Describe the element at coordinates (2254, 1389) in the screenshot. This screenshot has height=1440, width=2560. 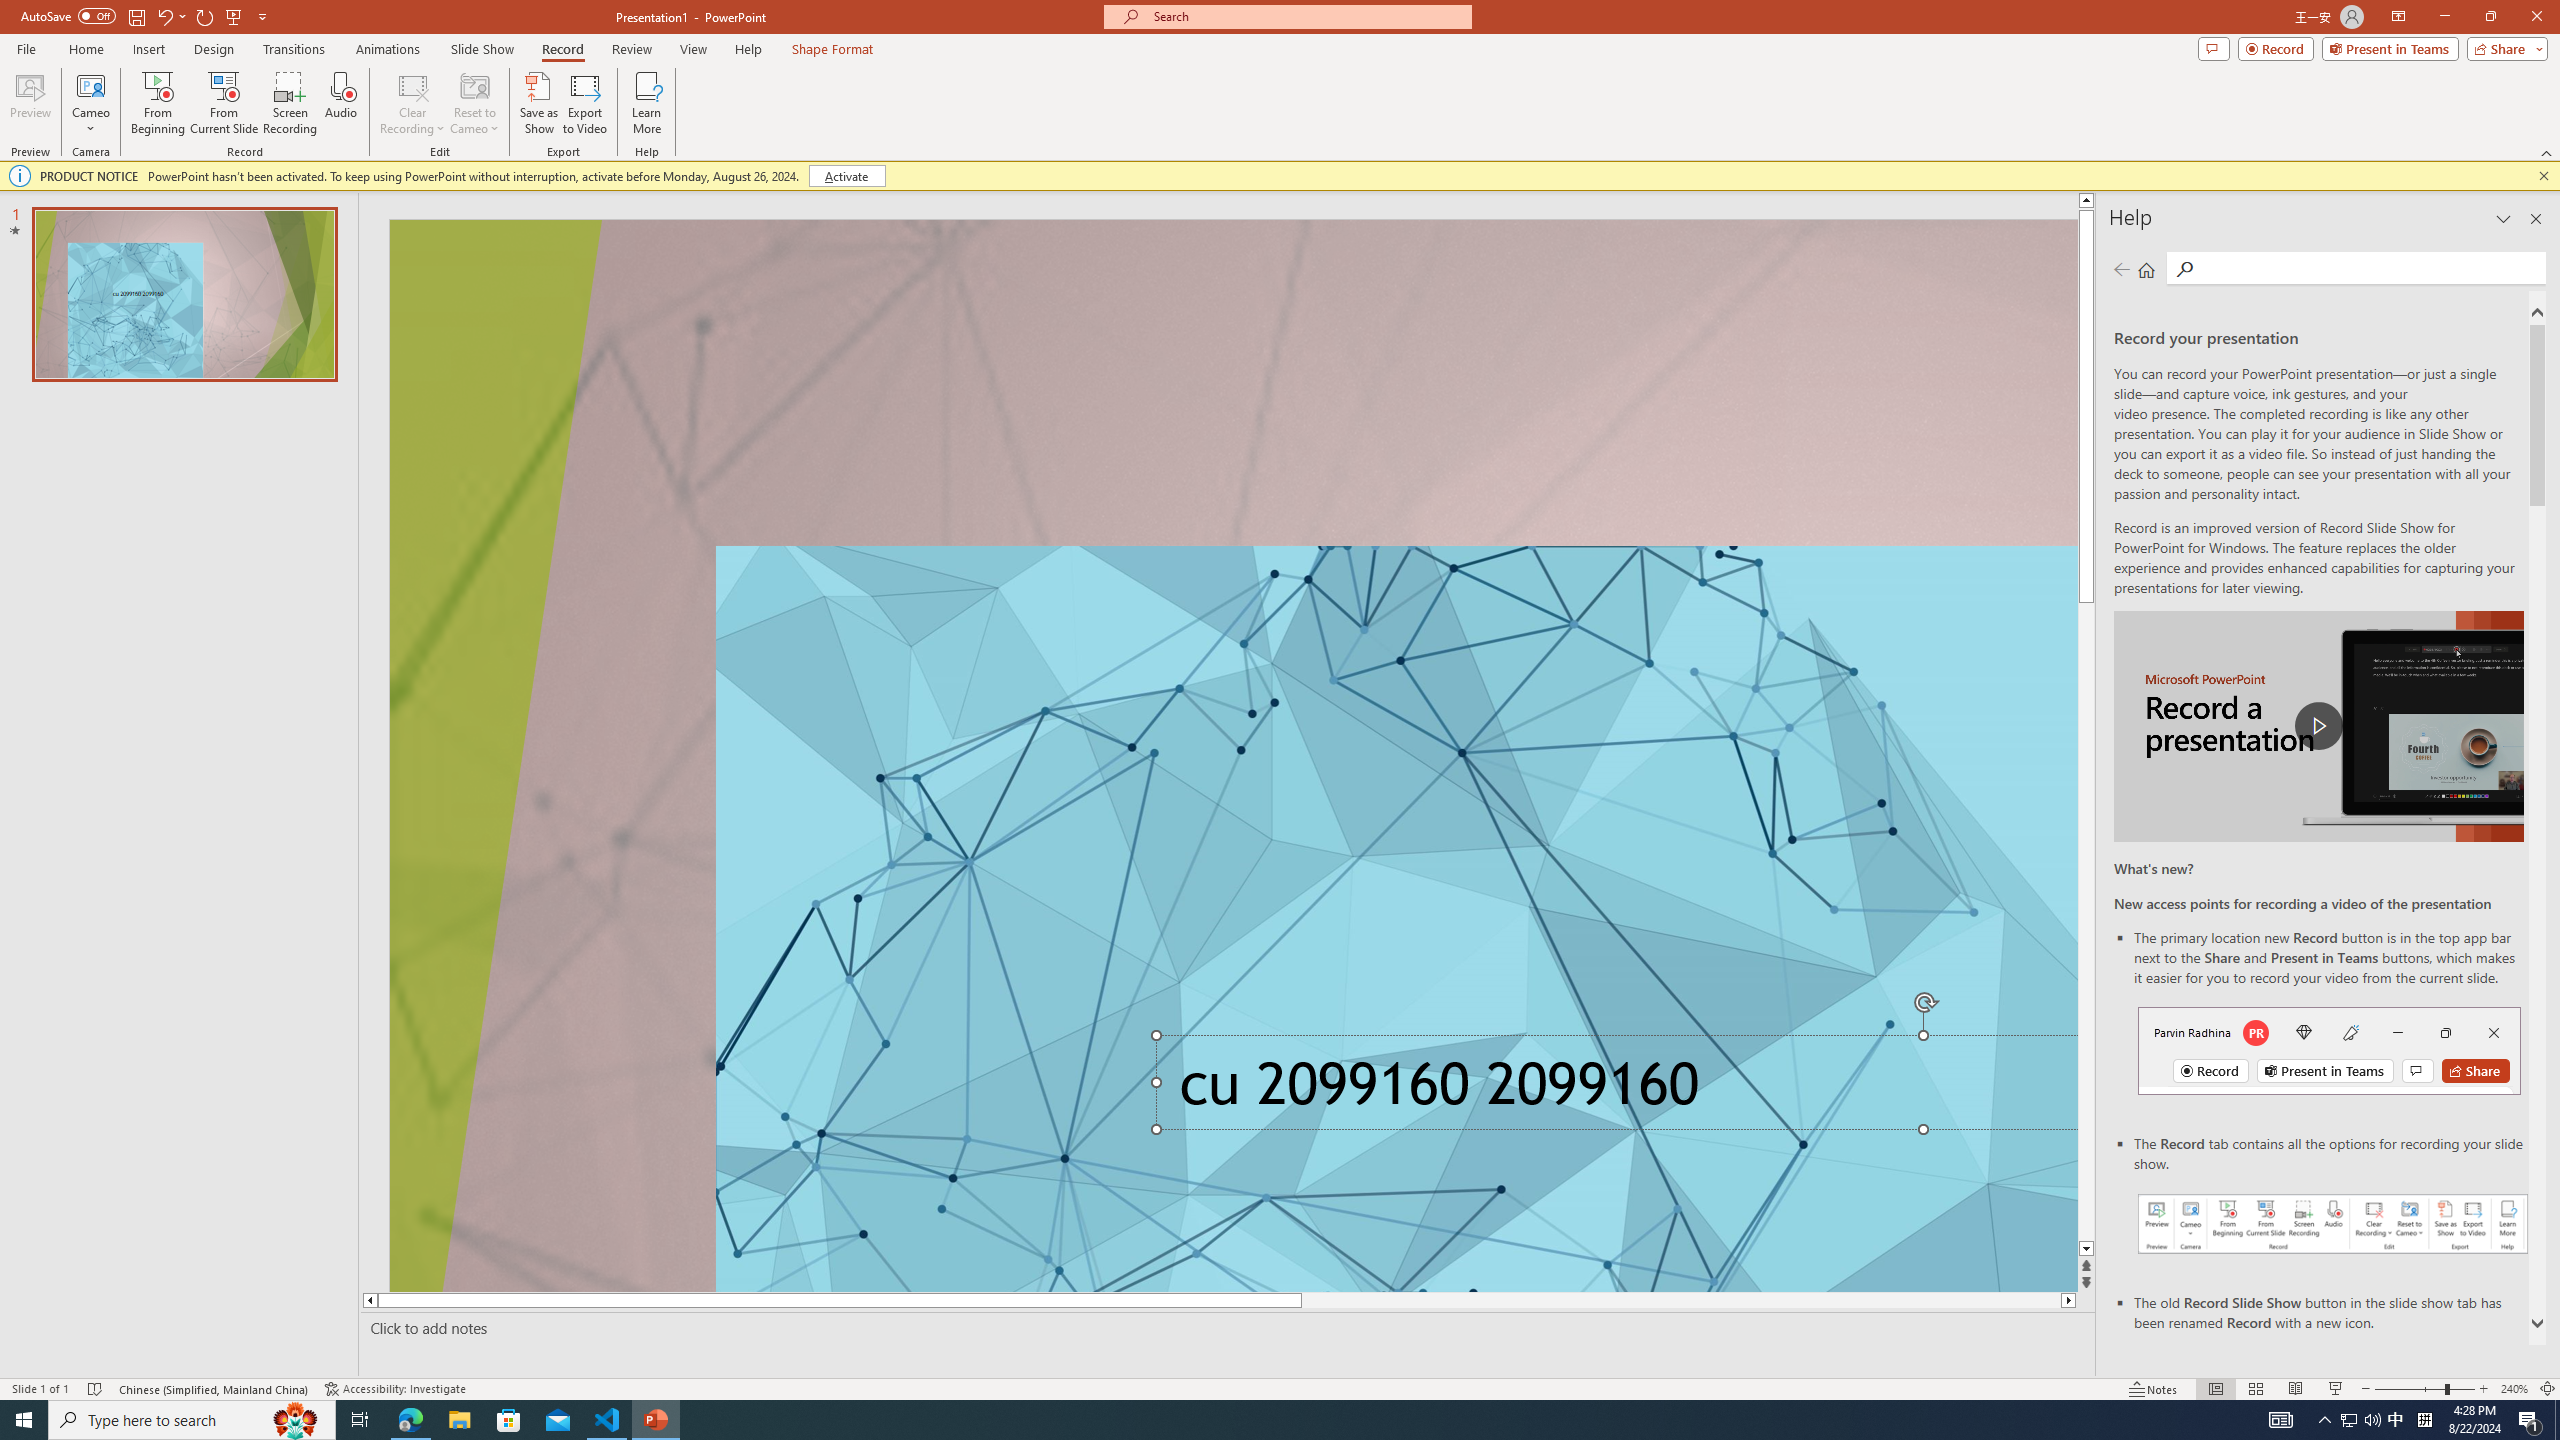
I see `'Slide Sorter'` at that location.